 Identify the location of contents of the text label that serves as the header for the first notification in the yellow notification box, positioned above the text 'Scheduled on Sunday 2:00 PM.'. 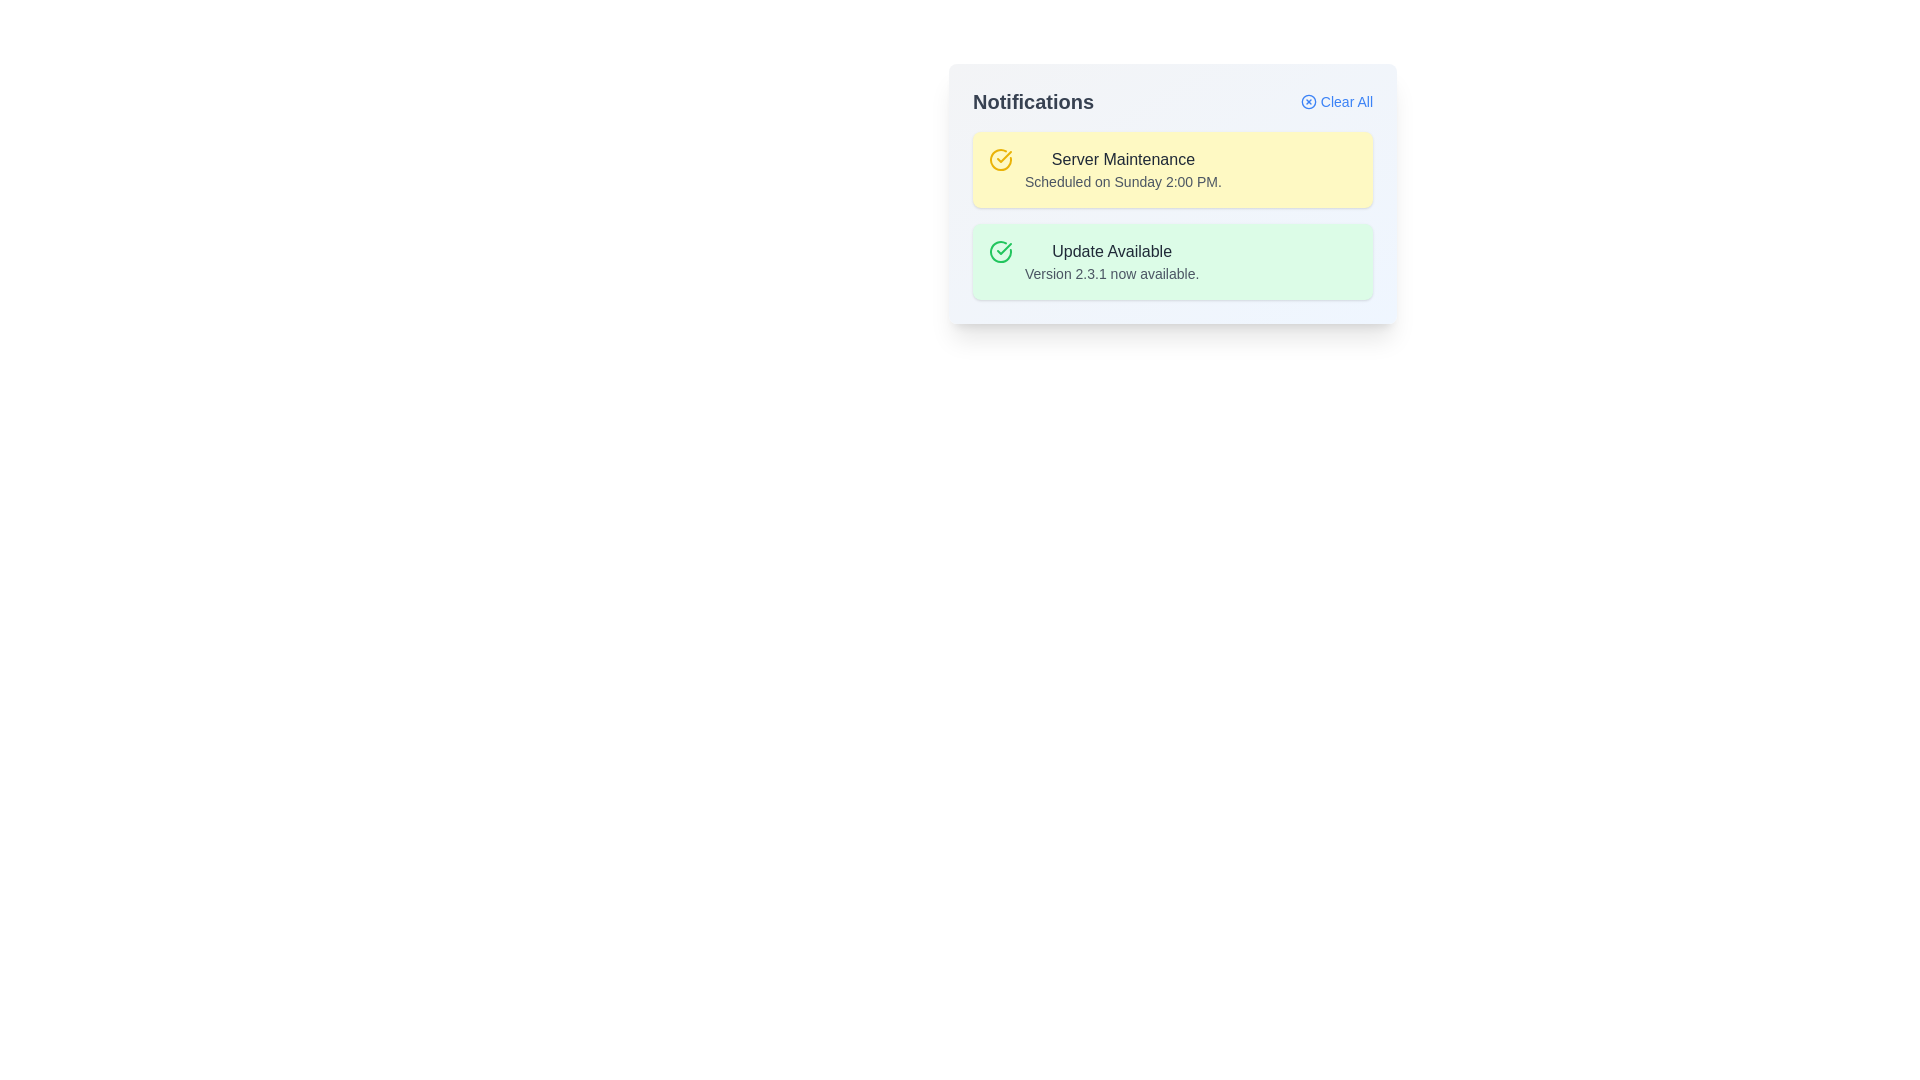
(1123, 158).